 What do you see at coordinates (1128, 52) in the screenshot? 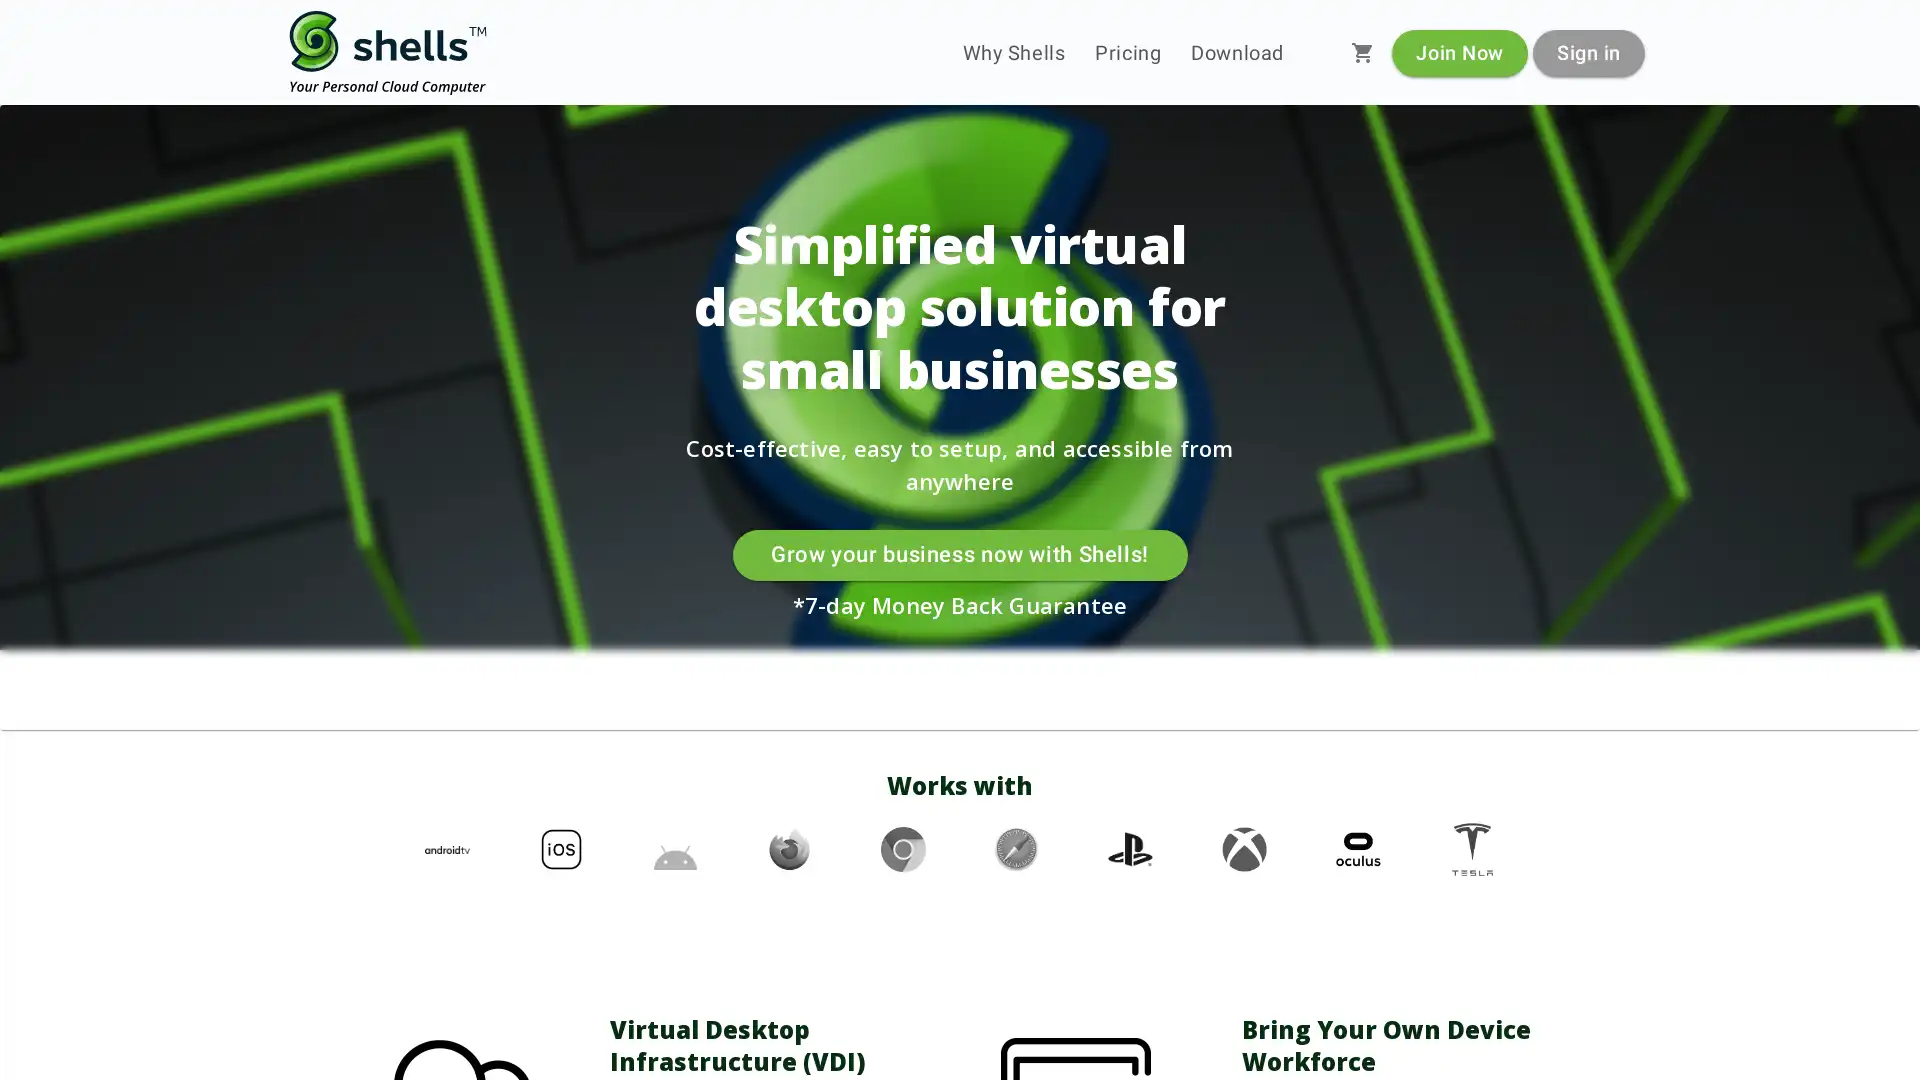
I see `Pricing` at bounding box center [1128, 52].